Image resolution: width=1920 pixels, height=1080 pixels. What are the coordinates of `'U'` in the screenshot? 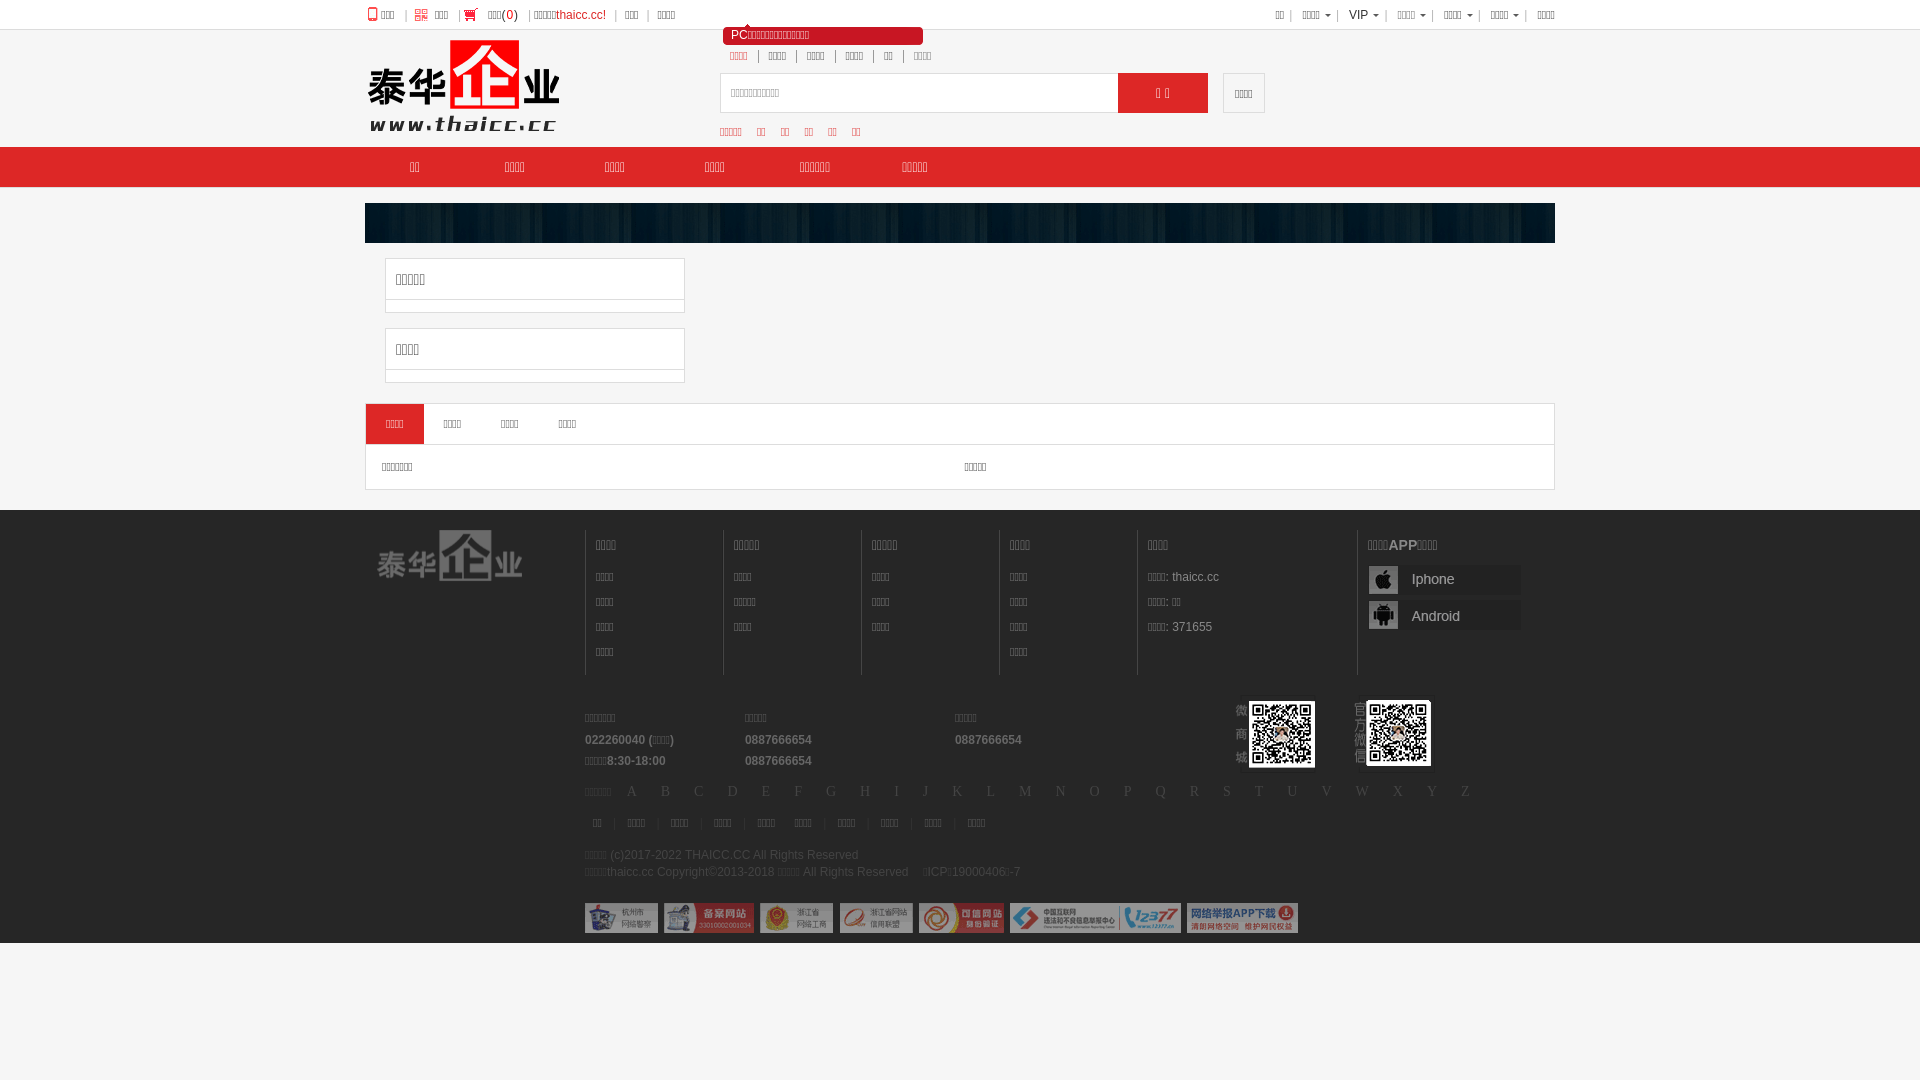 It's located at (1291, 790).